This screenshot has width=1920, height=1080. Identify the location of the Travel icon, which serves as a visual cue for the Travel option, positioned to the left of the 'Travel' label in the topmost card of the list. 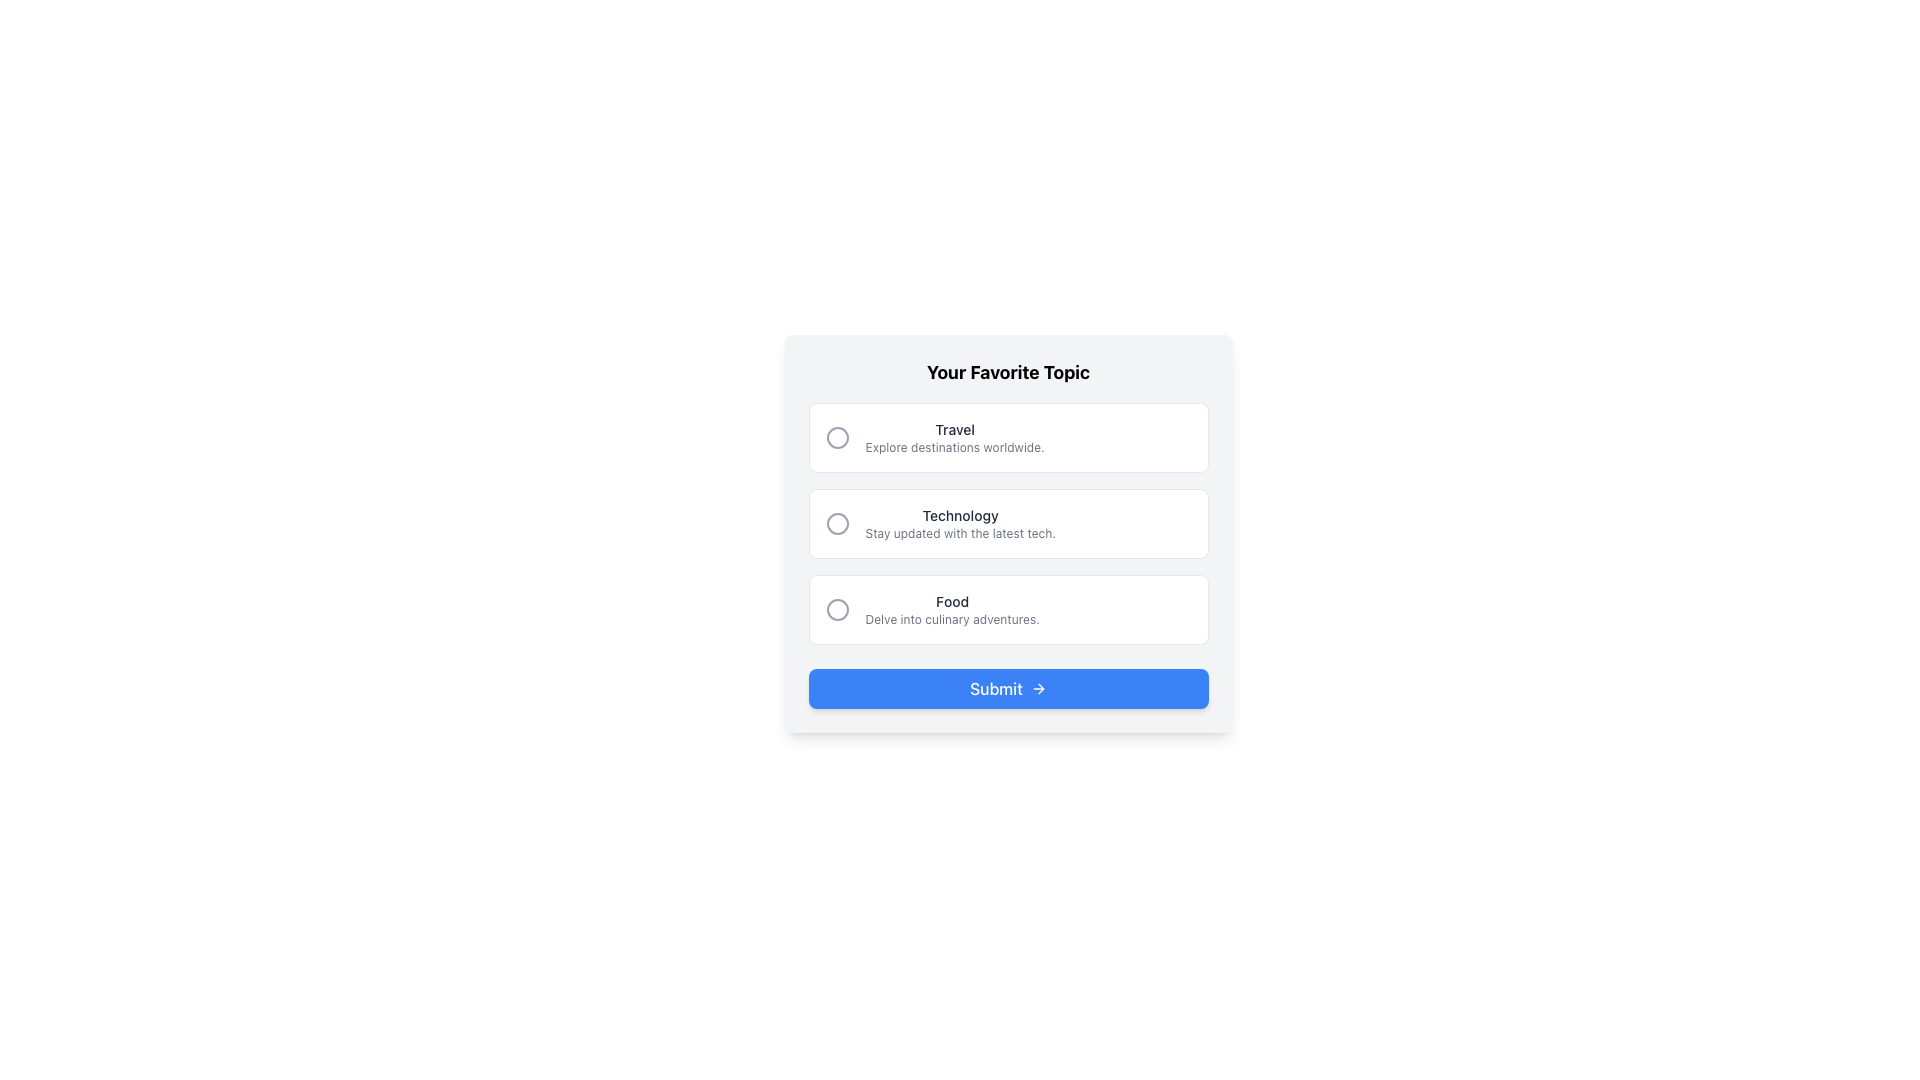
(837, 437).